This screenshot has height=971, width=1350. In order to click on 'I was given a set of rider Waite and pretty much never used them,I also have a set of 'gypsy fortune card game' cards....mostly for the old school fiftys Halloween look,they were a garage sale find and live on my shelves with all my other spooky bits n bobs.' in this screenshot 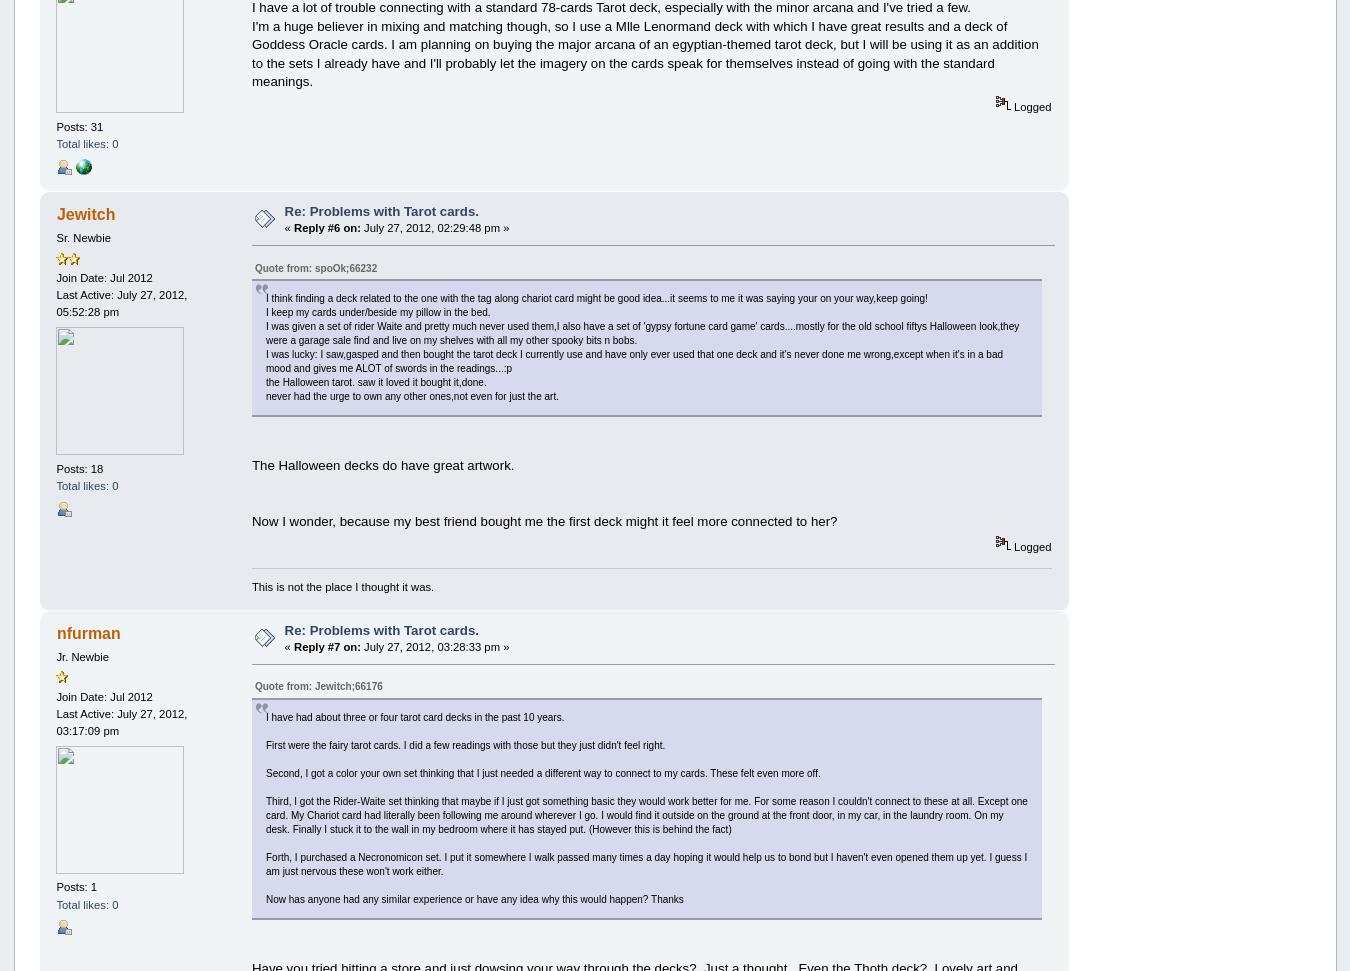, I will do `click(642, 333)`.